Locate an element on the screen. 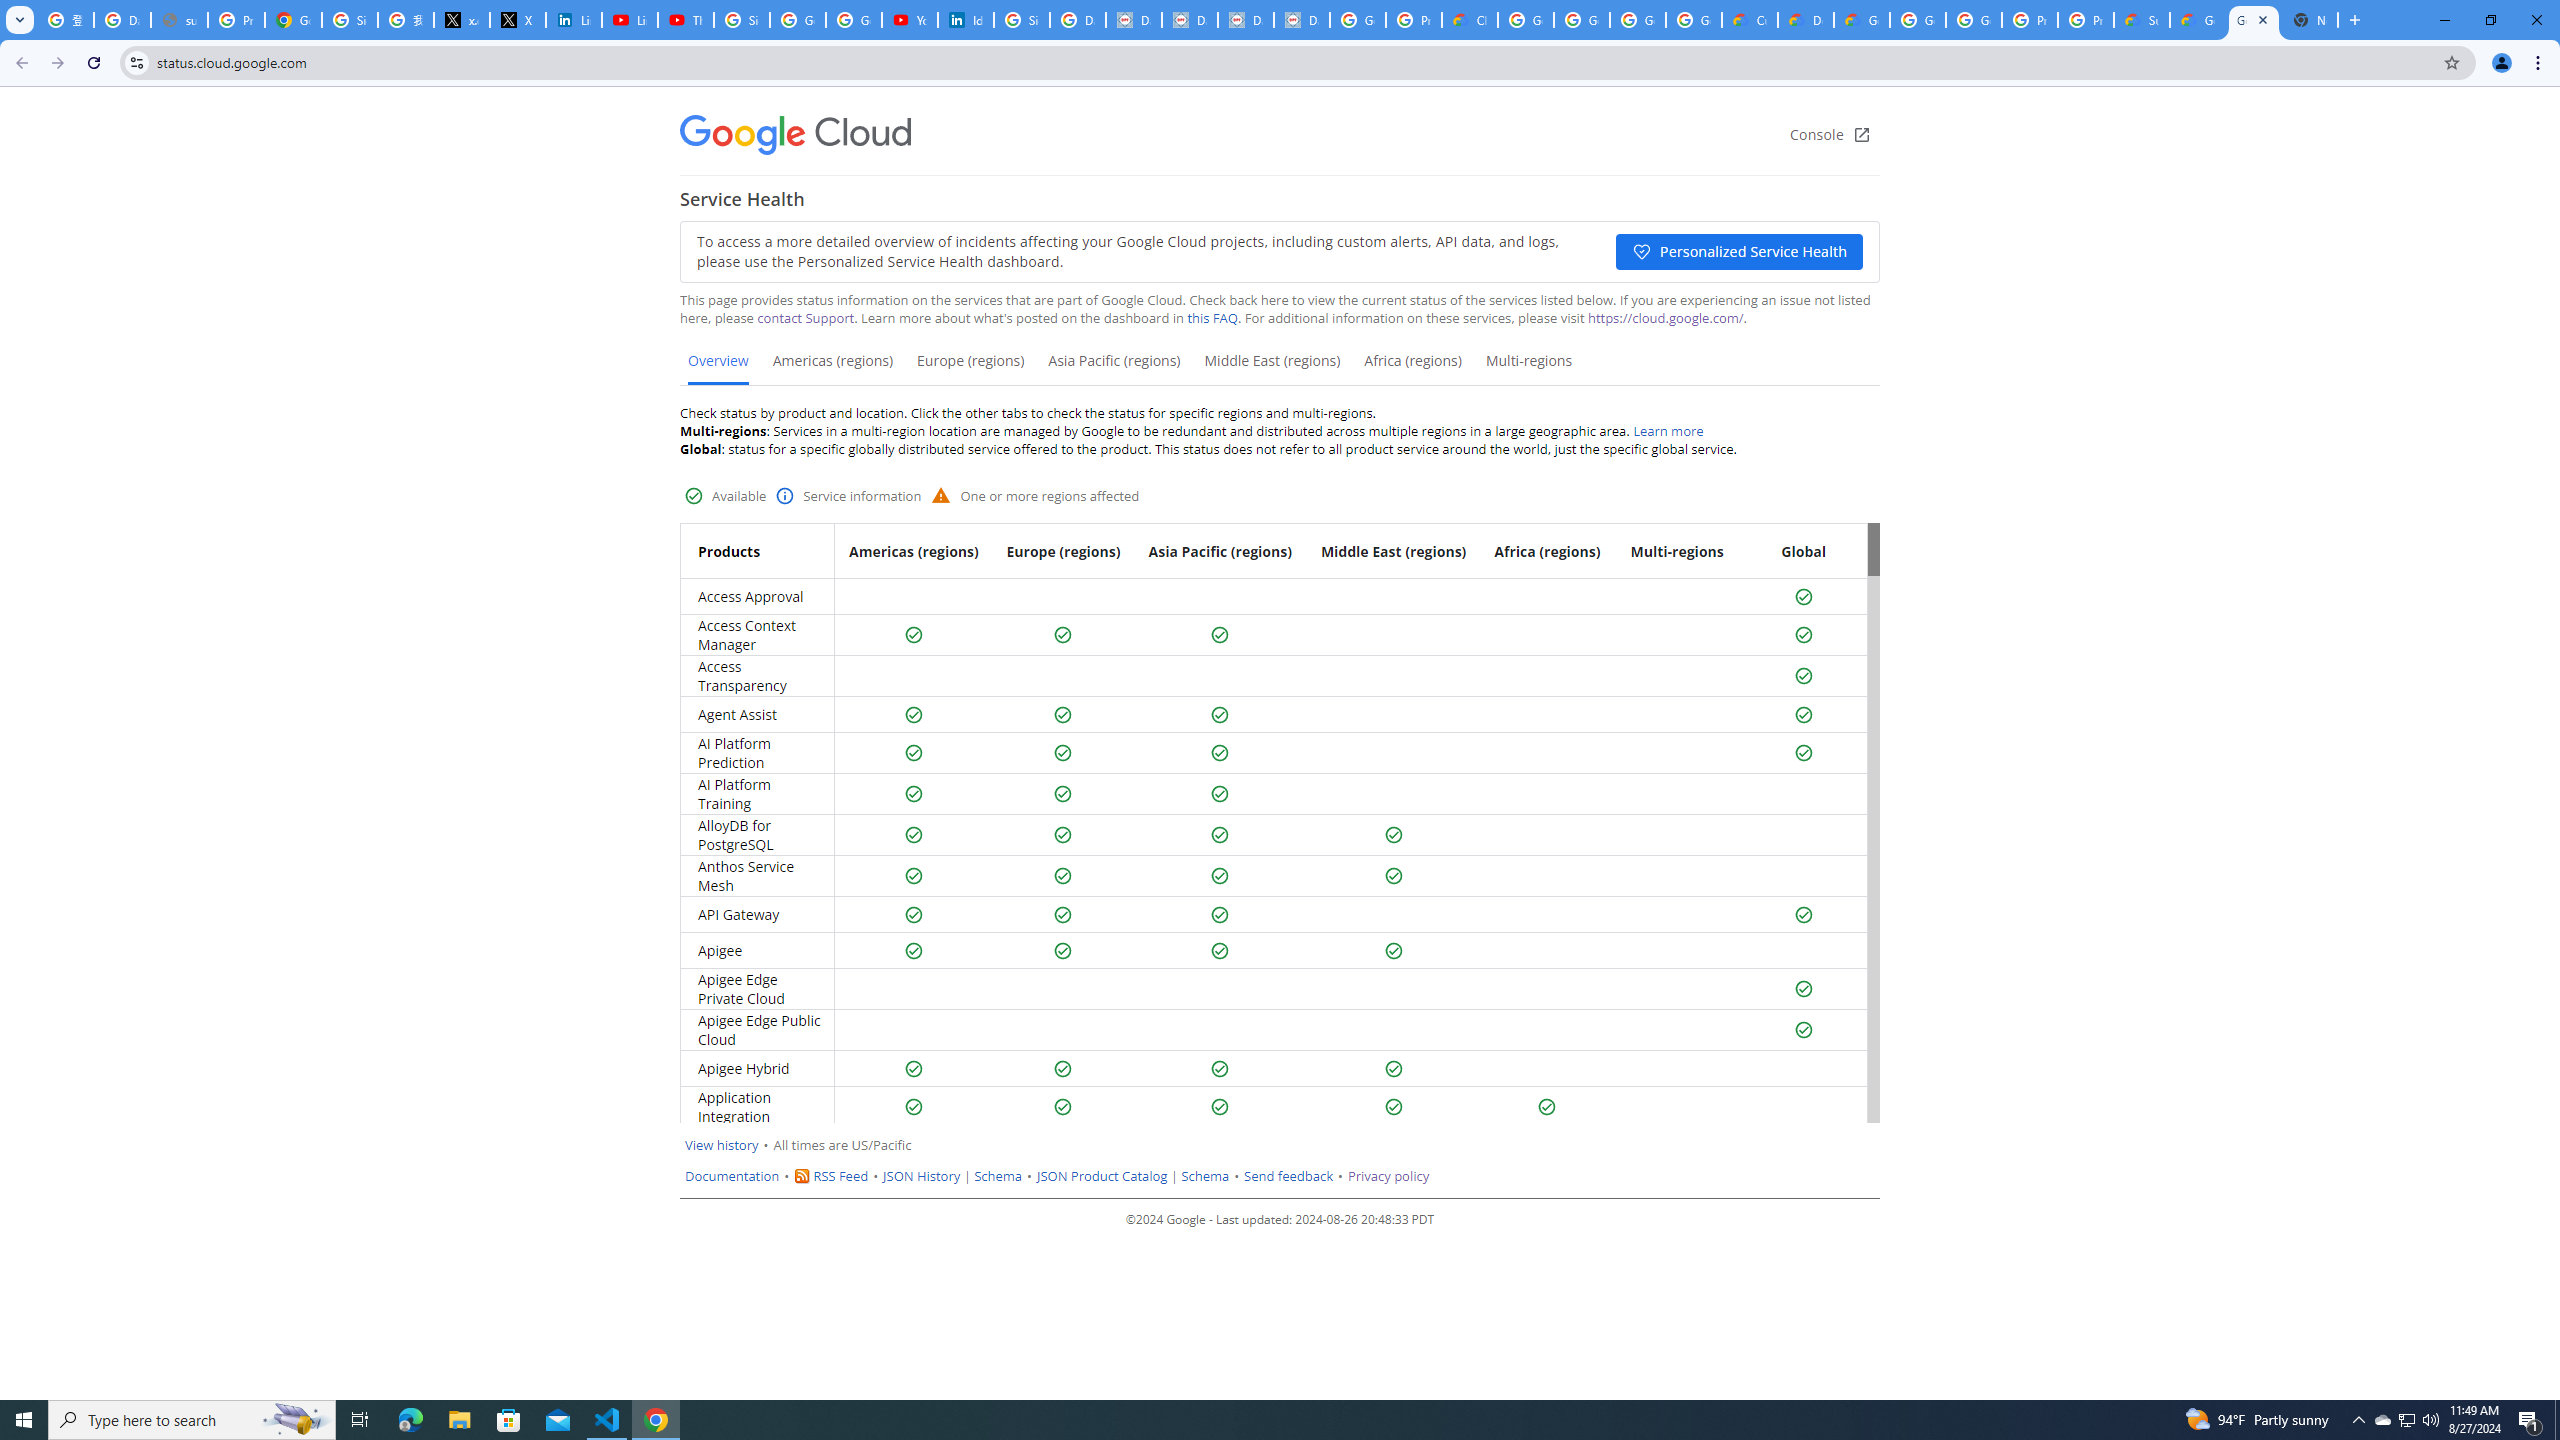 The height and width of the screenshot is (1440, 2560). 'Learn more' is located at coordinates (1668, 430).